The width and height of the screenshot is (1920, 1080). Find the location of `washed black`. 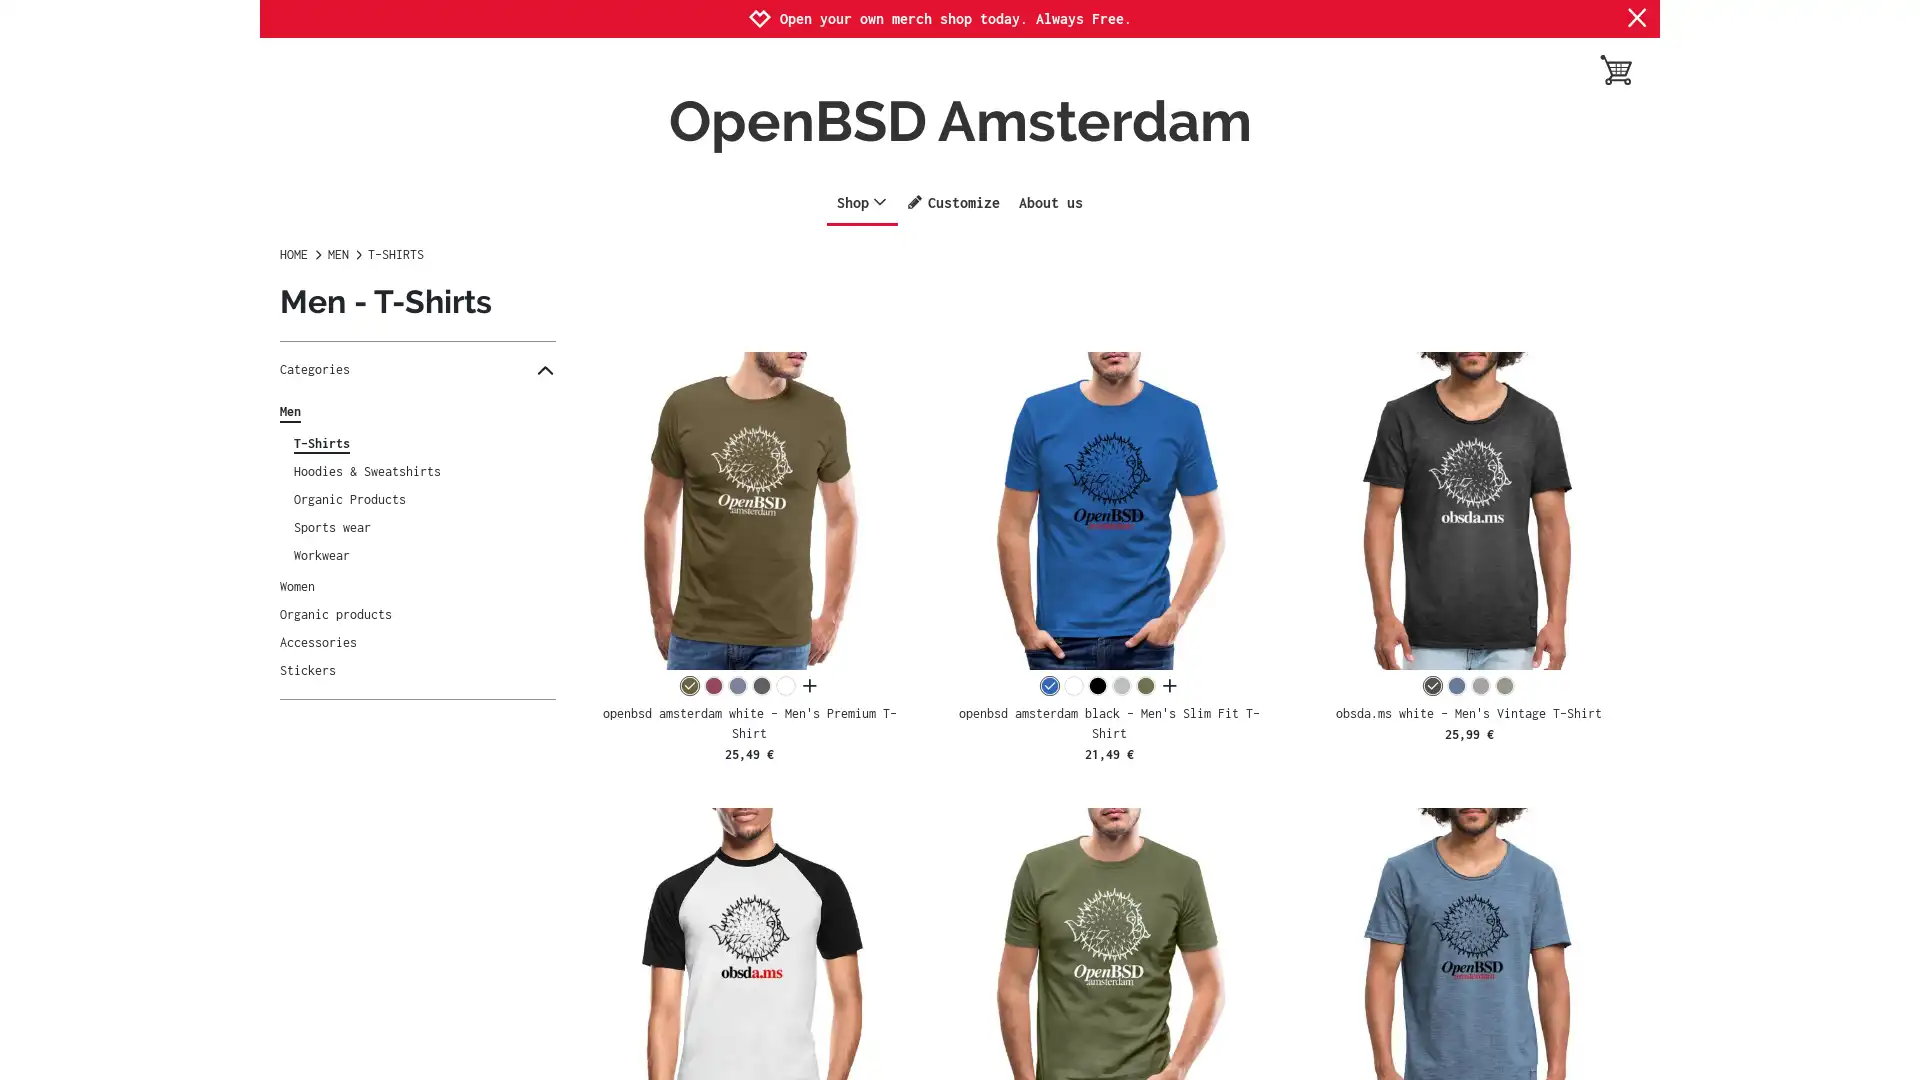

washed black is located at coordinates (1432, 685).